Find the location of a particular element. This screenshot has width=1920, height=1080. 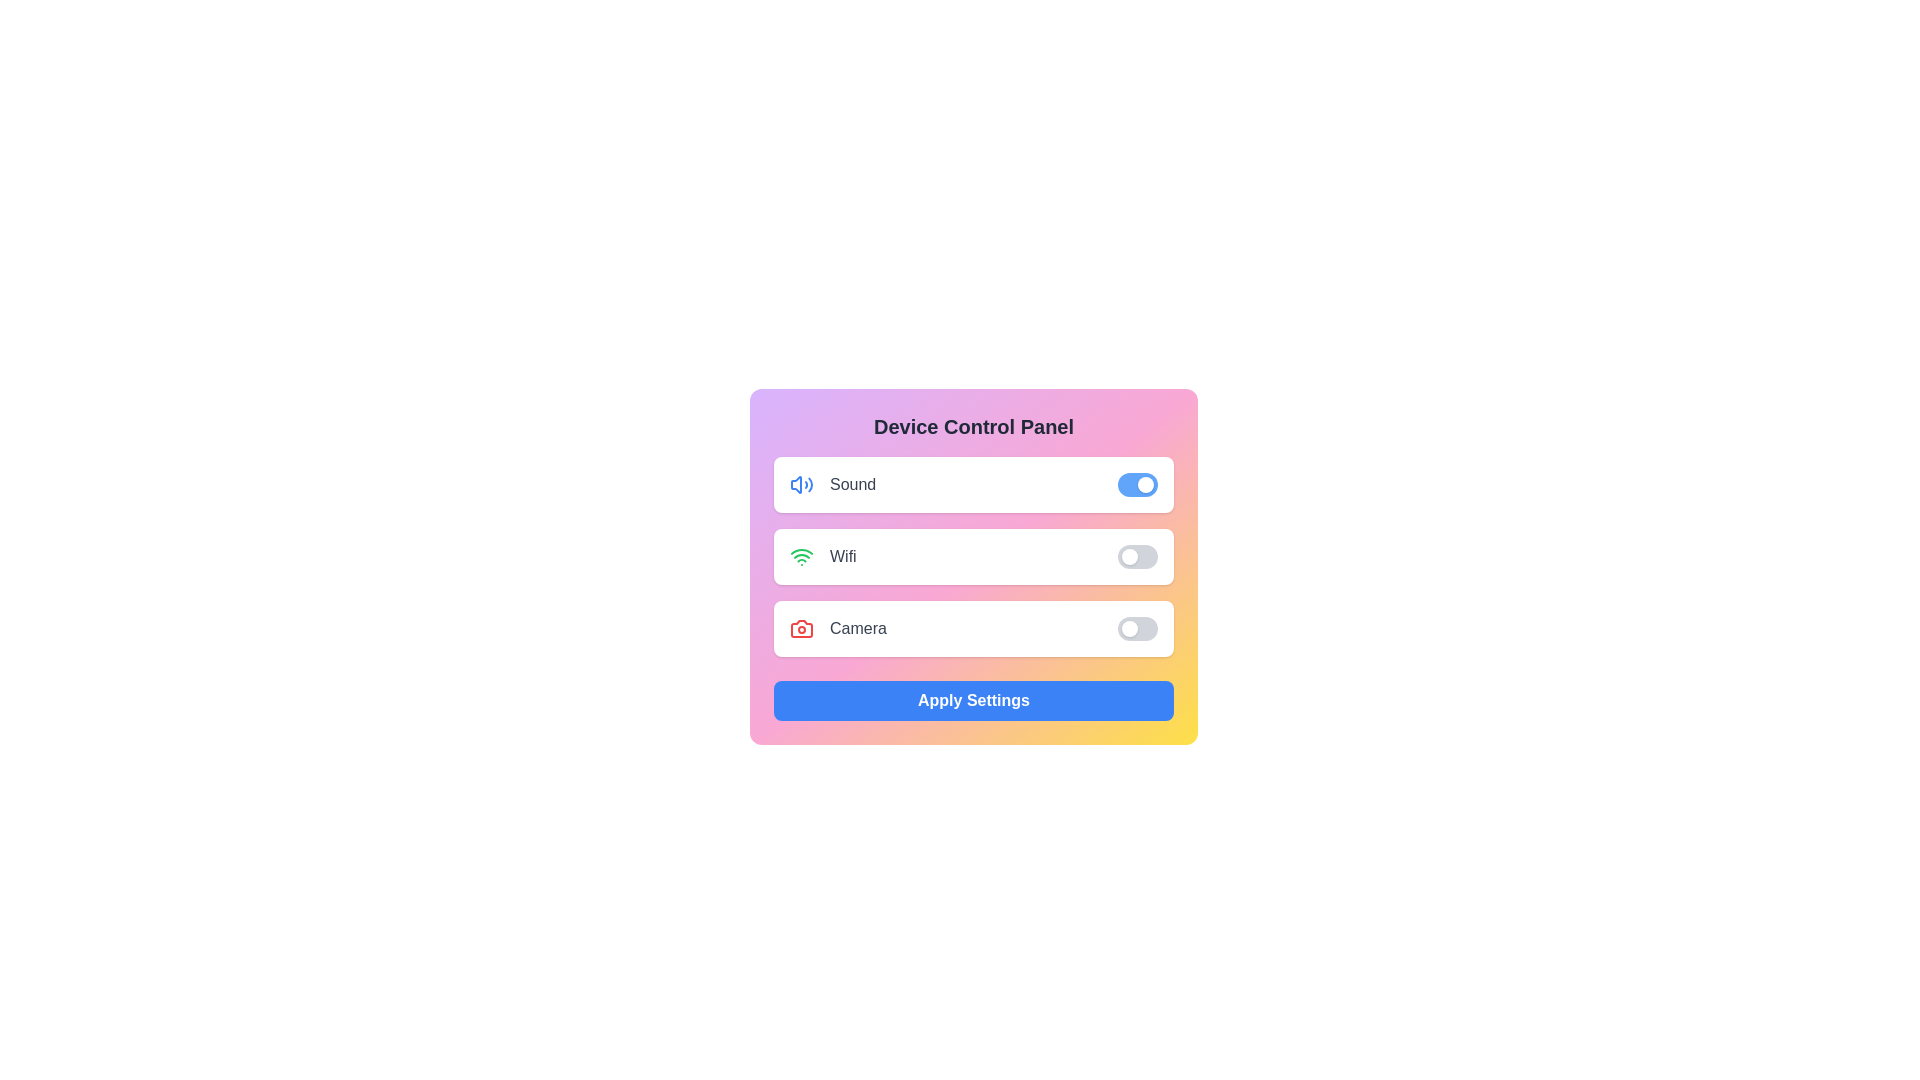

the toggle switch for the camera to change its state is located at coordinates (1137, 627).